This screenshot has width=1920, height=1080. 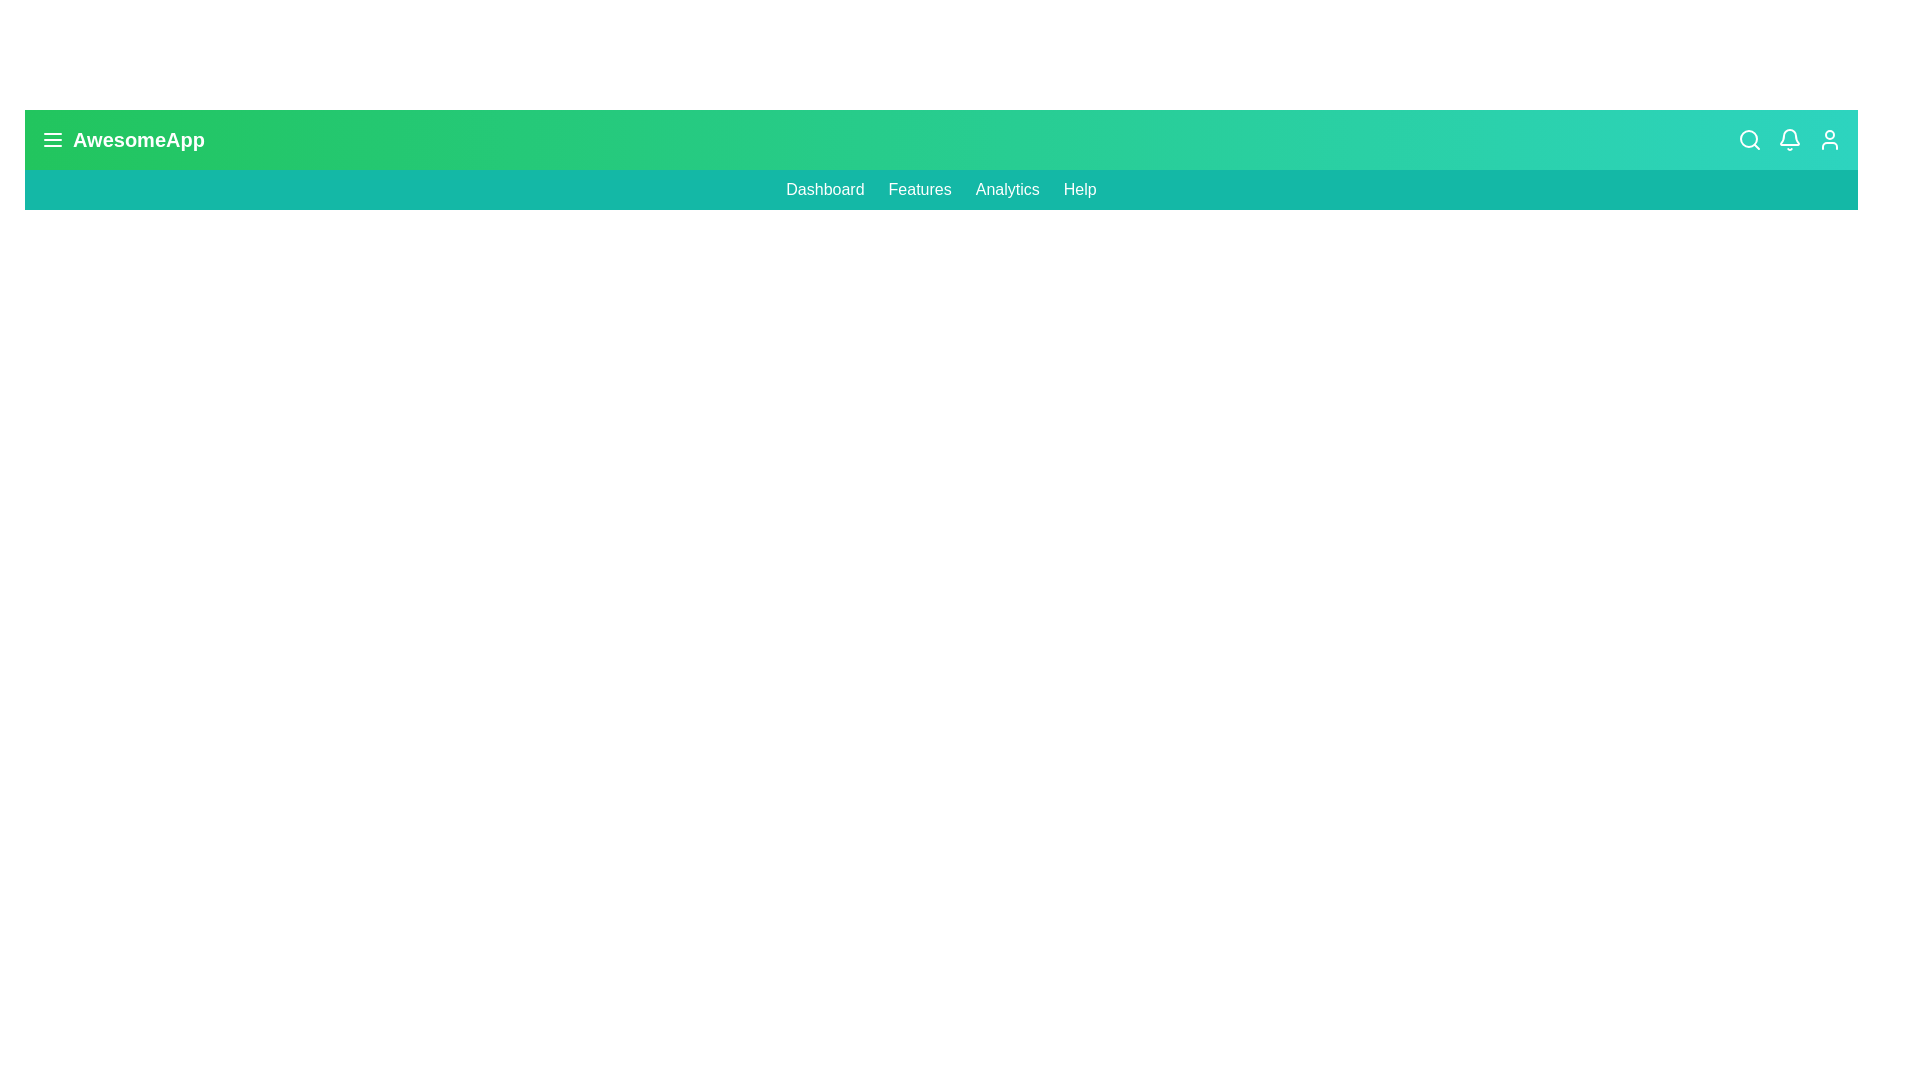 What do you see at coordinates (825, 189) in the screenshot?
I see `the 'Dashboard' link in the navigation bar` at bounding box center [825, 189].